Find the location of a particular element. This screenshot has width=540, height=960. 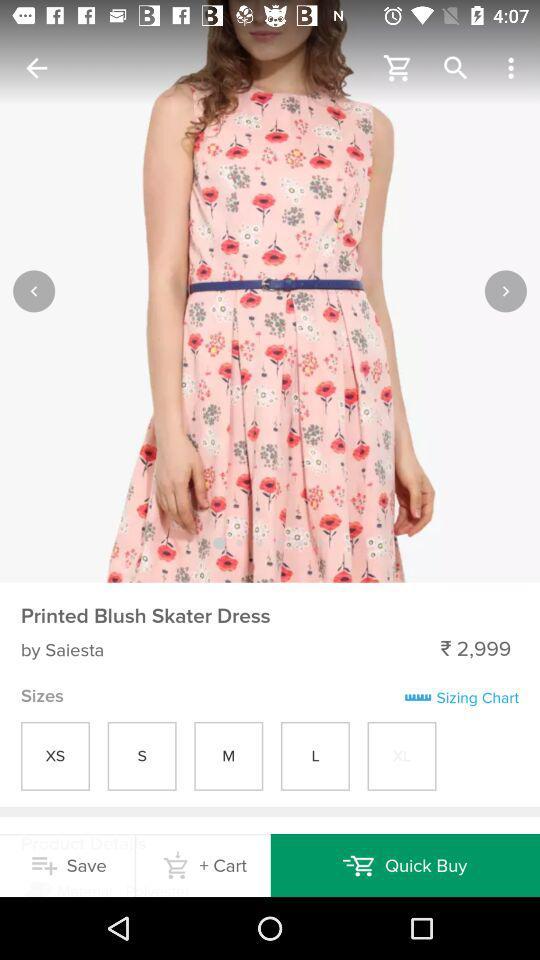

magnifier icon is located at coordinates (456, 68).